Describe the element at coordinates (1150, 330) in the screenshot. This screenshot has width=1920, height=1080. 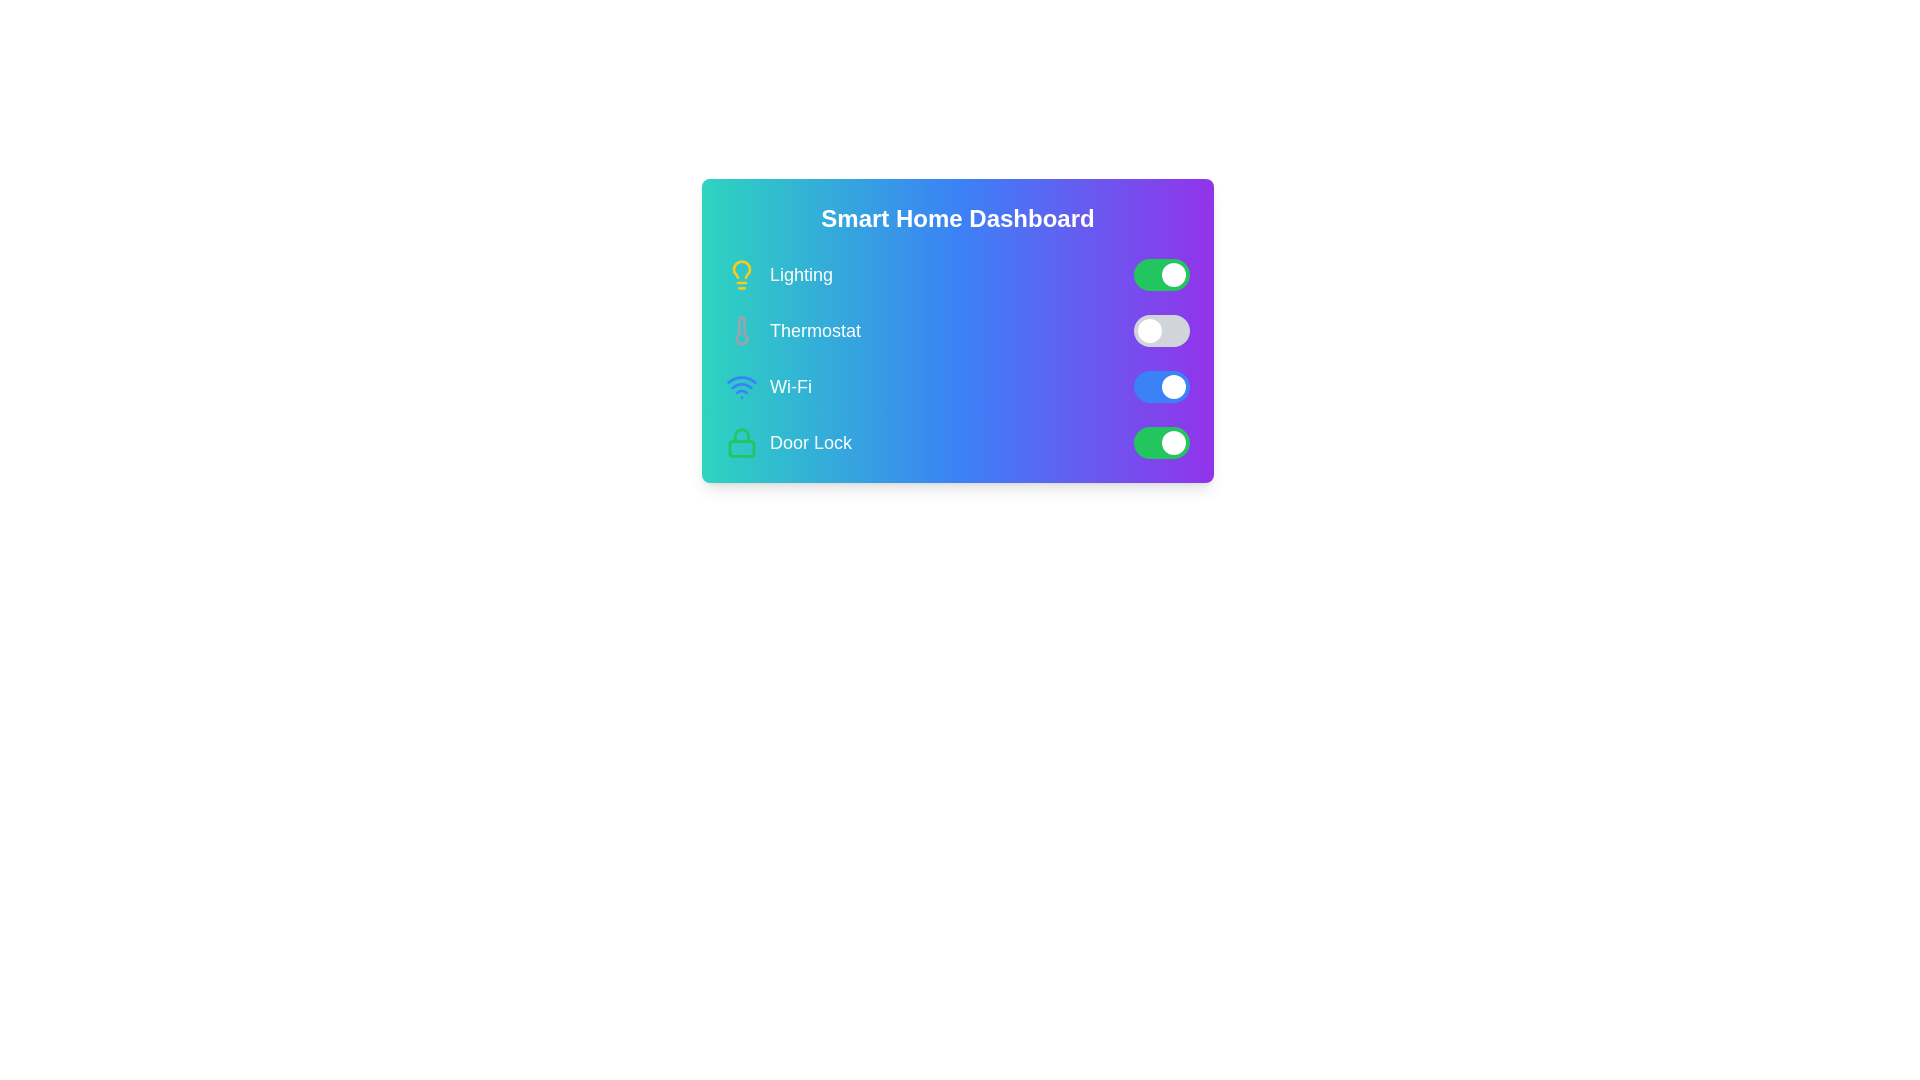
I see `the state of the circular toggle knob, which is a small round element with a white fill, indicating the 'off' state, located slightly towards the left side of the toggle switch background on the second row from the top, directly to the right of the 'Thermostat' label` at that location.